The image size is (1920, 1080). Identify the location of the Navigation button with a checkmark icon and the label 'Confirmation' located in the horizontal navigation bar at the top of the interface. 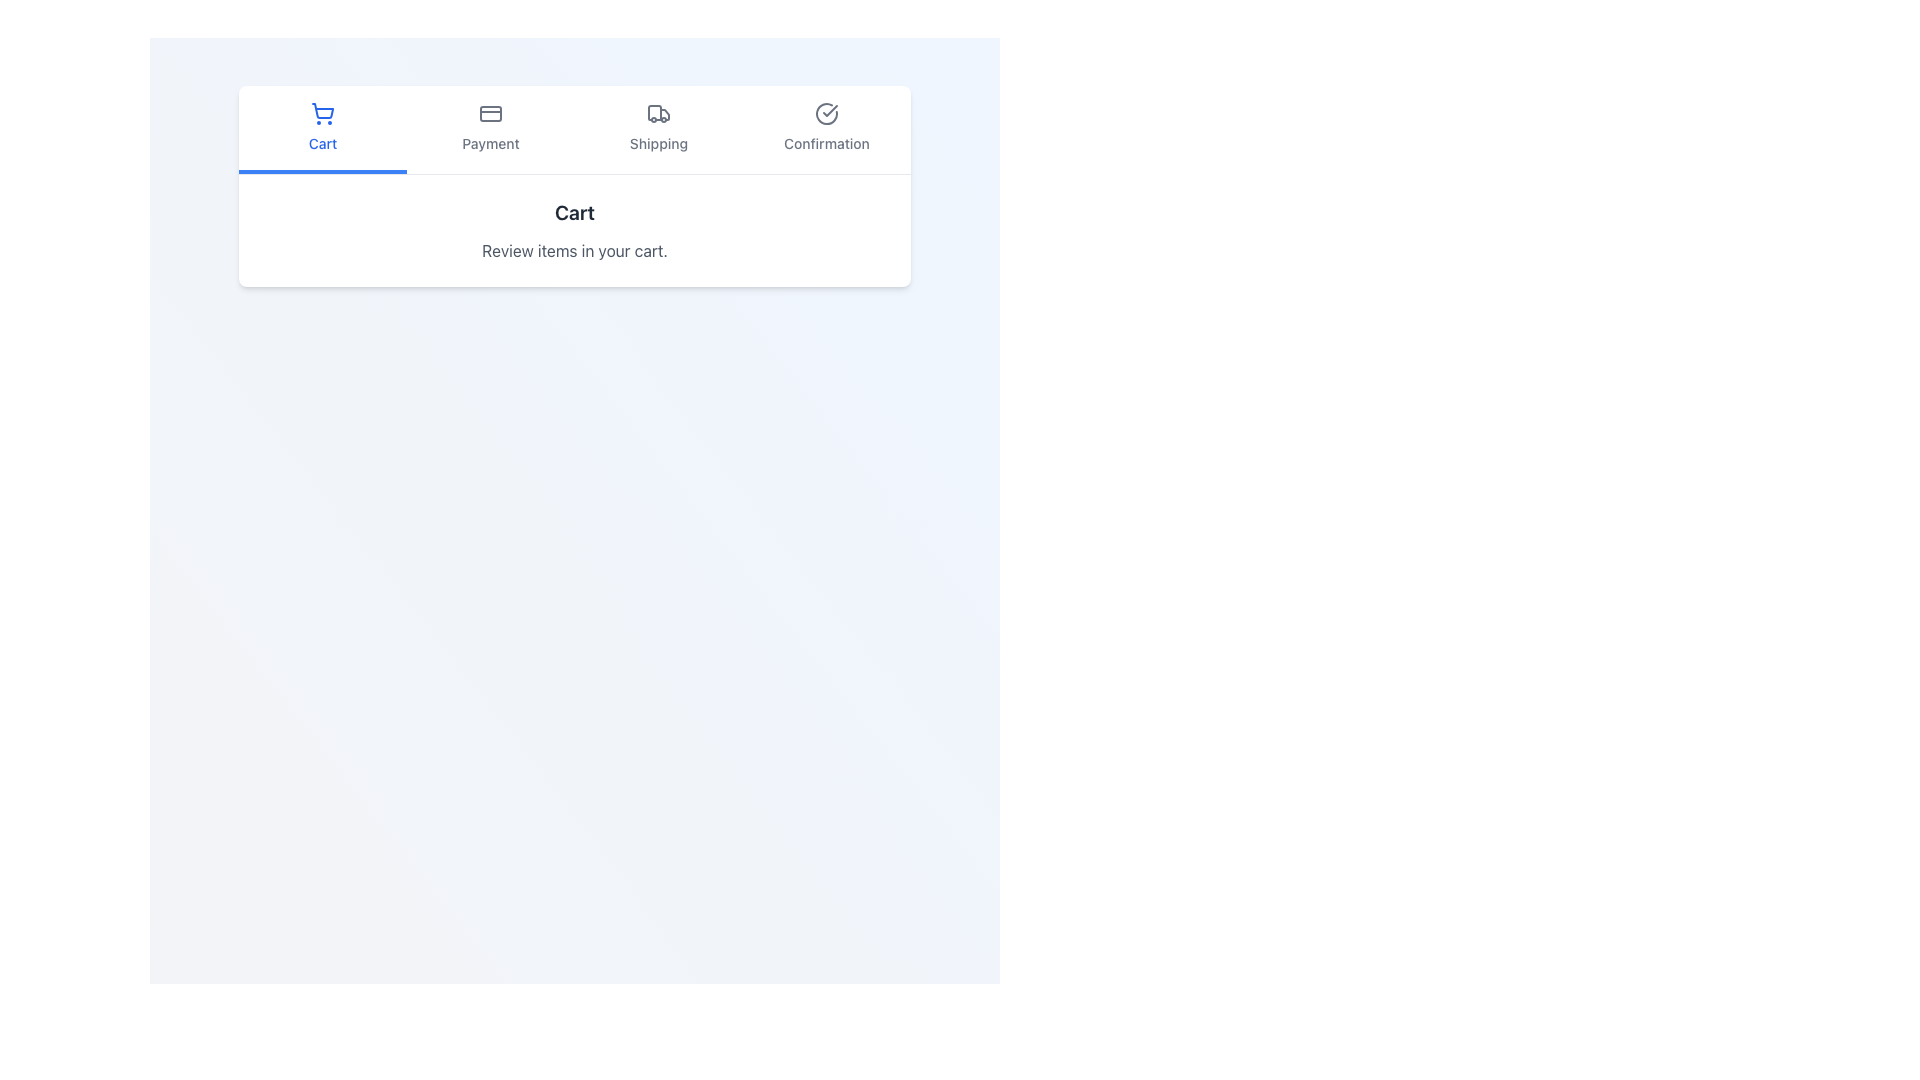
(826, 127).